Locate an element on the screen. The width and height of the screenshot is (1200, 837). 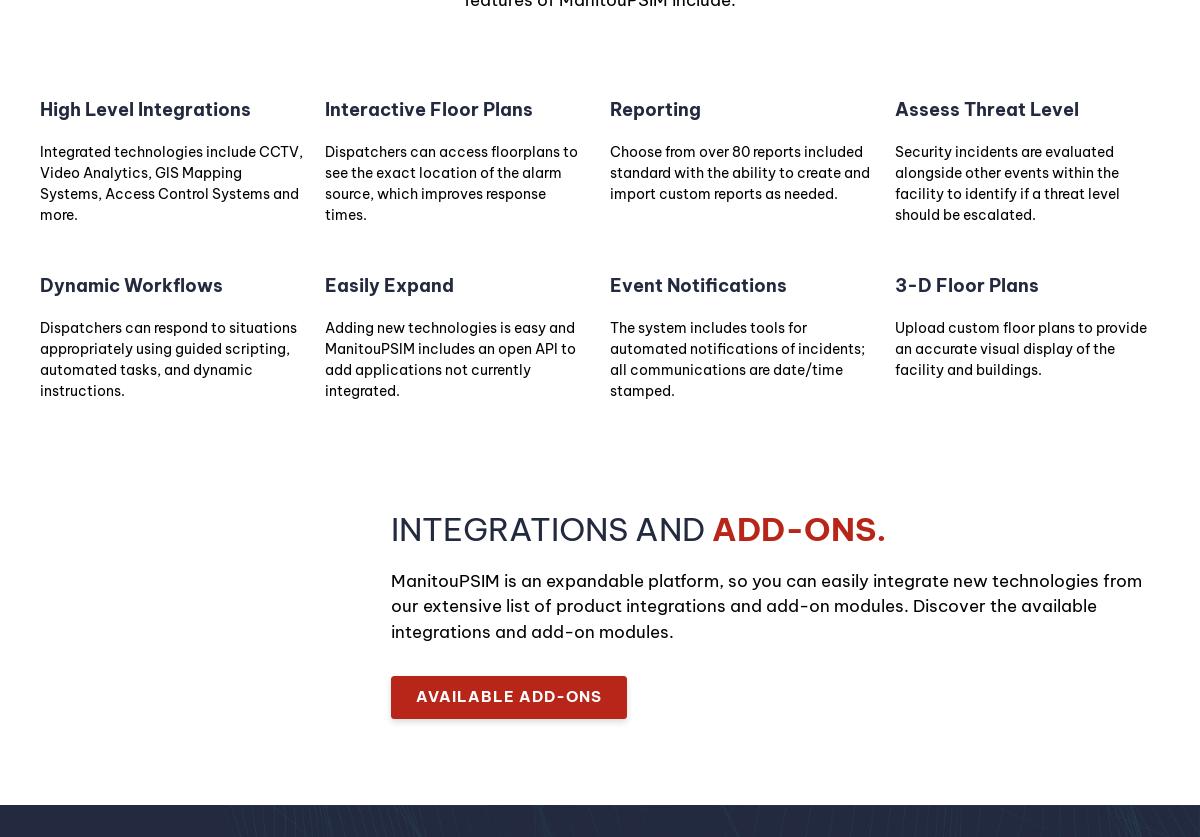
'ManitouPSIM is an expandable platform, so you can easily integrate new technologies from our extensive list of product integrations and add-on modules. Discover the available integrations and add-on modules.' is located at coordinates (765, 605).